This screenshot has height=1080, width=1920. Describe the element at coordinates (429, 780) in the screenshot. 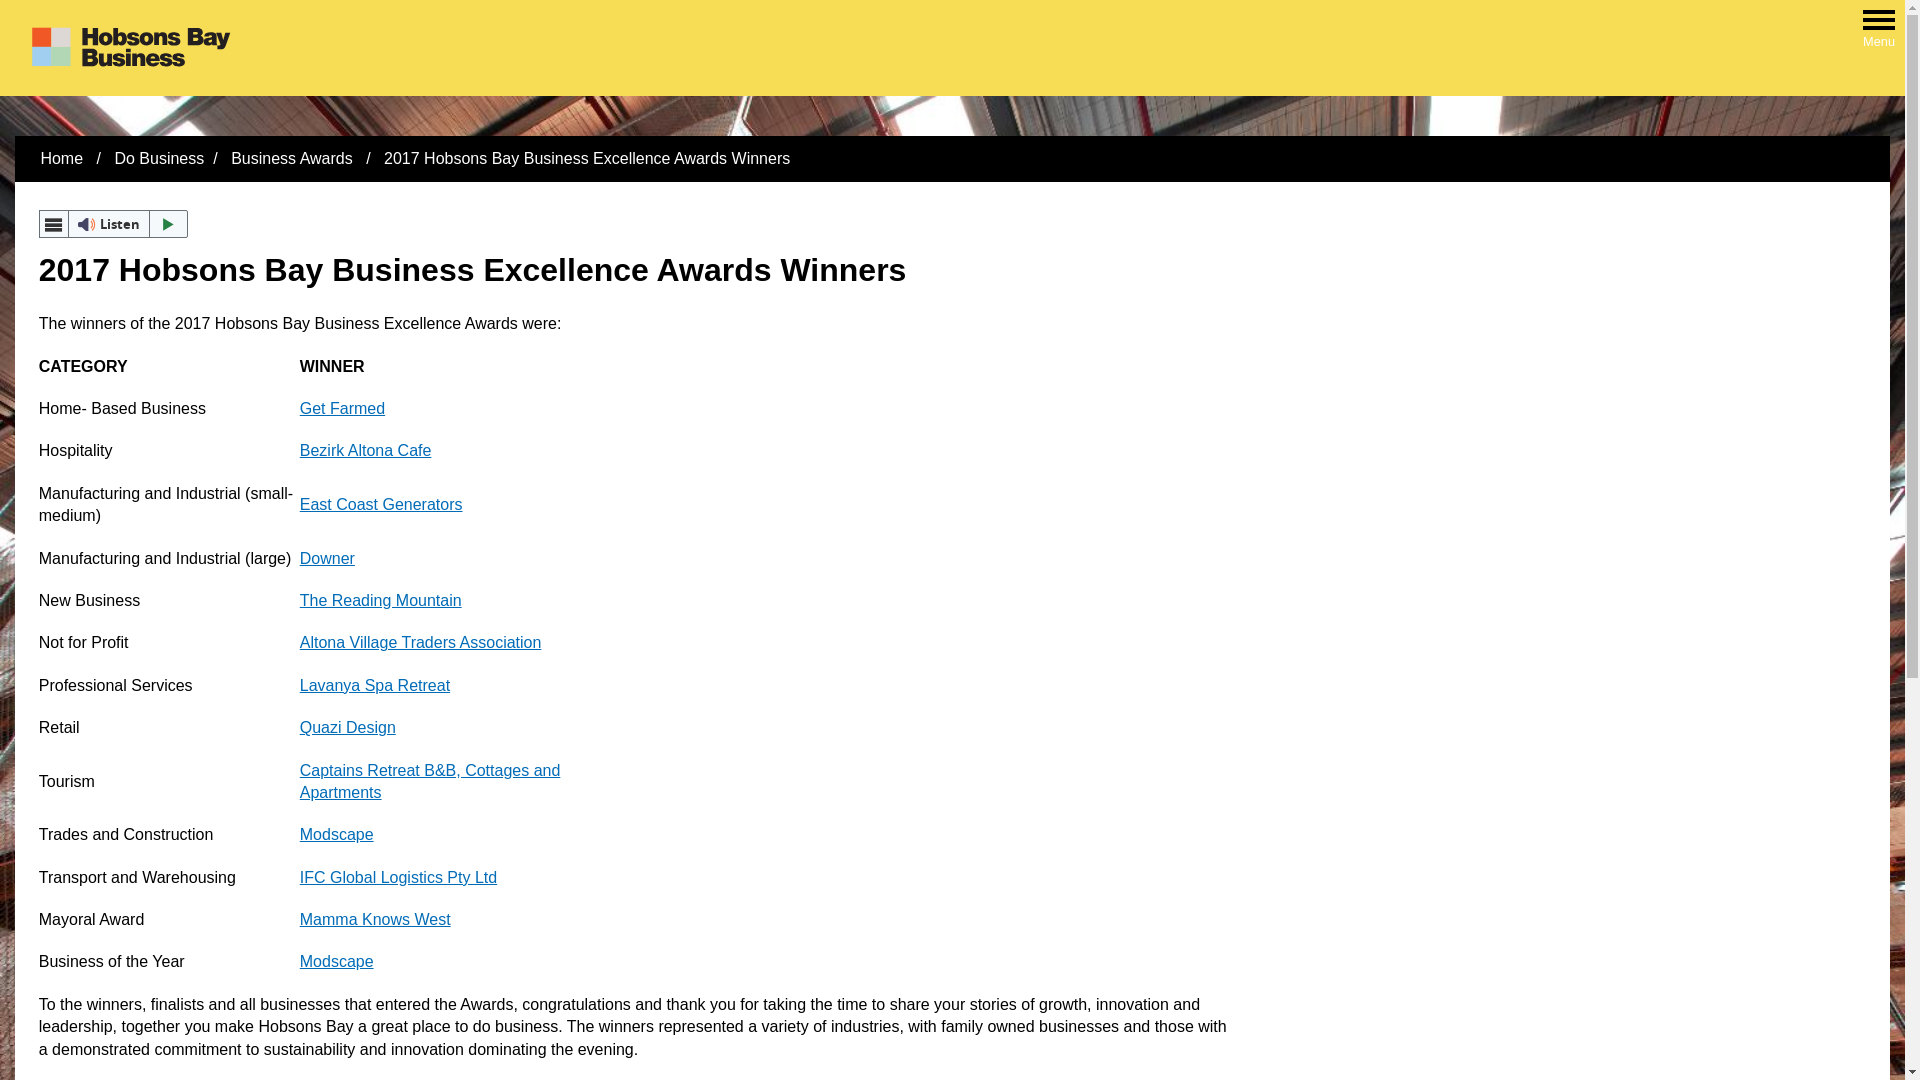

I see `'Captains Retreat B&B, Cottages and Apartments'` at that location.